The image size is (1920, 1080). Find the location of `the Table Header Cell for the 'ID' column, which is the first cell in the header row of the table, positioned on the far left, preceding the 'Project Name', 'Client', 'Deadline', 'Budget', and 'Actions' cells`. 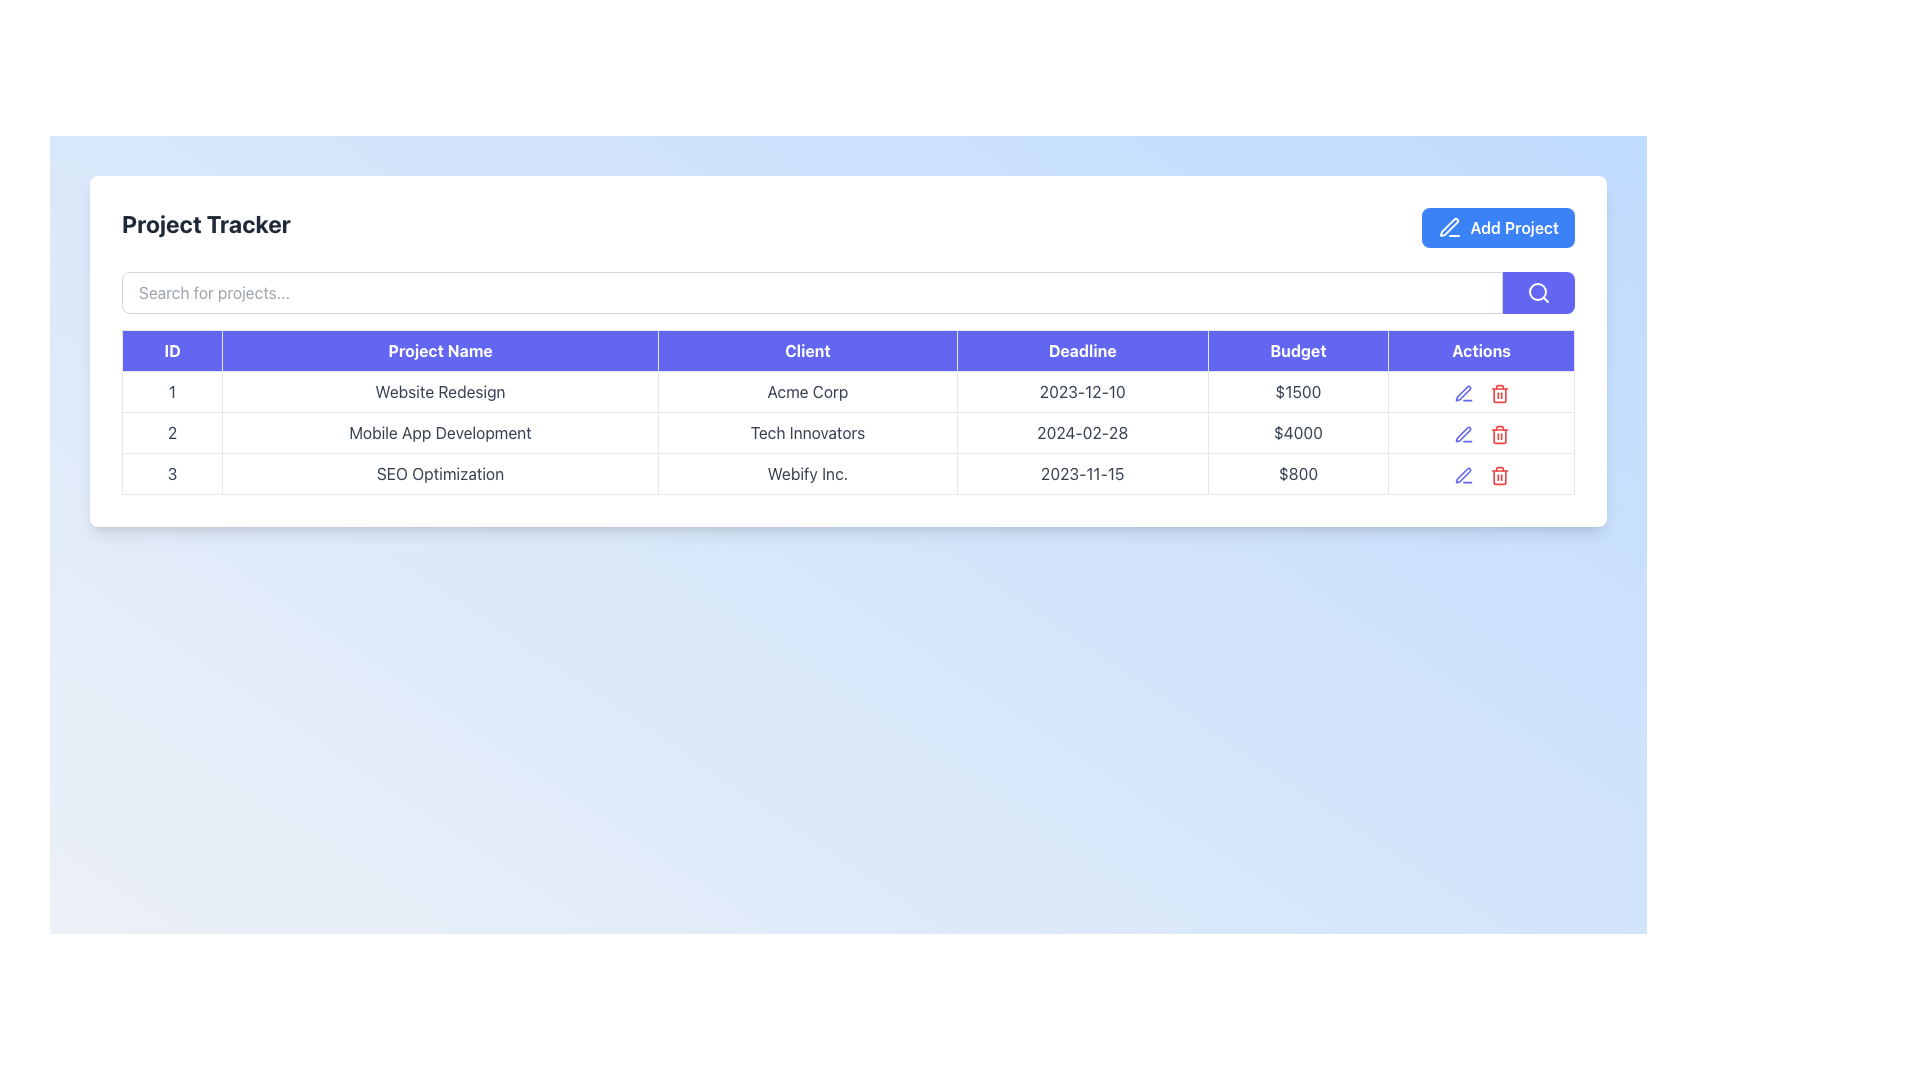

the Table Header Cell for the 'ID' column, which is the first cell in the header row of the table, positioned on the far left, preceding the 'Project Name', 'Client', 'Deadline', 'Budget', and 'Actions' cells is located at coordinates (172, 350).